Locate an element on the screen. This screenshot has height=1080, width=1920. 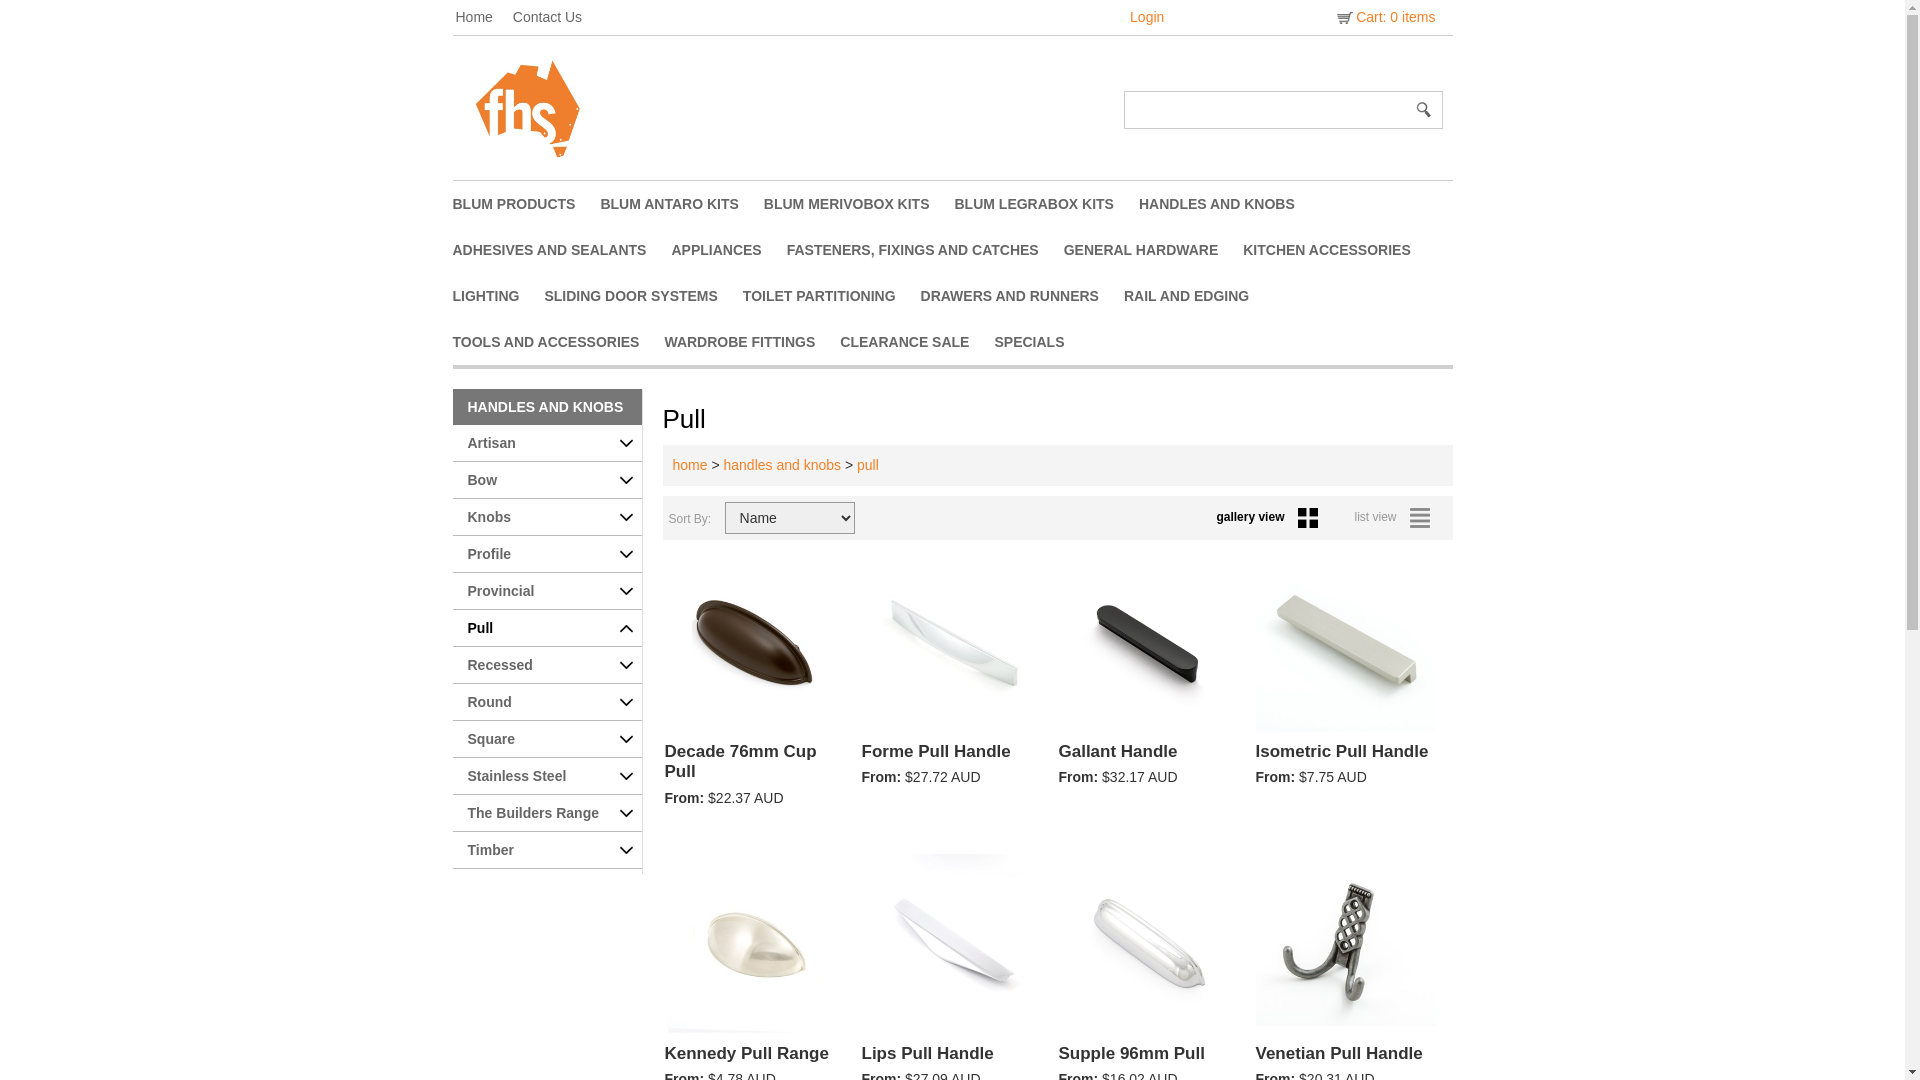
'The Builders Range' is located at coordinates (546, 813).